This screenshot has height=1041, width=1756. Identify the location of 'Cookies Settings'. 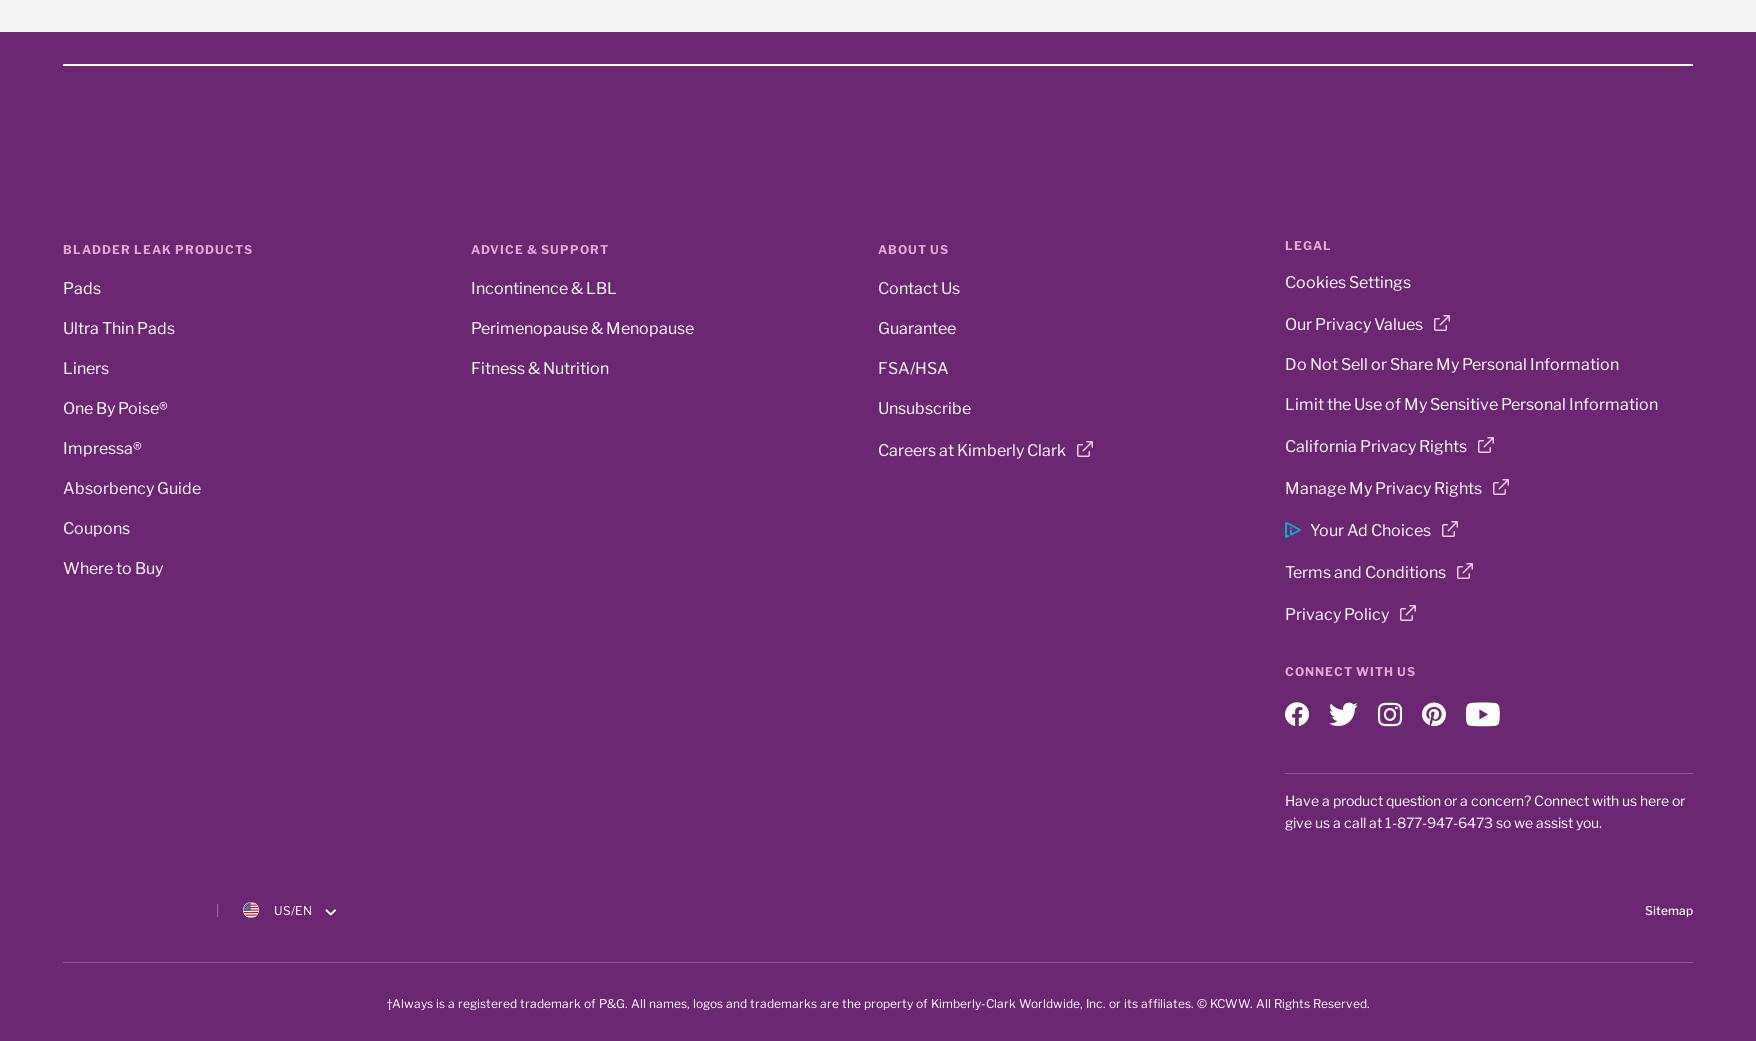
(1348, 281).